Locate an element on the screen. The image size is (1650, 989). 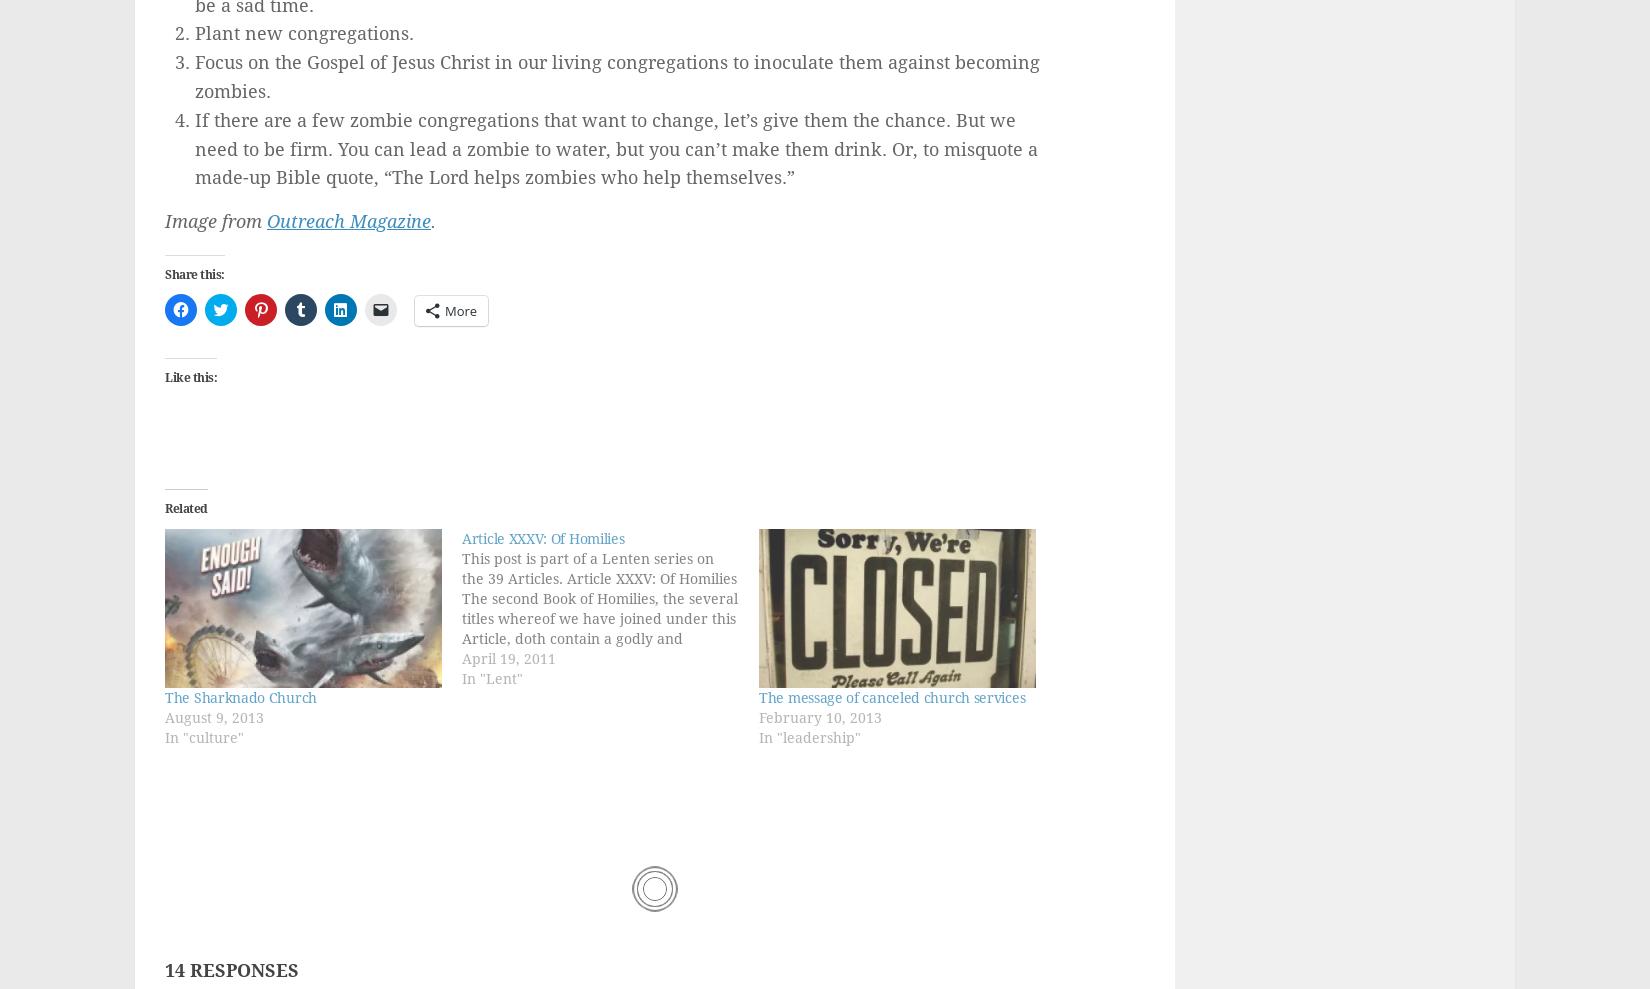
'Focus on the Gospel of Jesus Christ in our living congregations to inoculate them against becoming zombies.' is located at coordinates (616, 77).